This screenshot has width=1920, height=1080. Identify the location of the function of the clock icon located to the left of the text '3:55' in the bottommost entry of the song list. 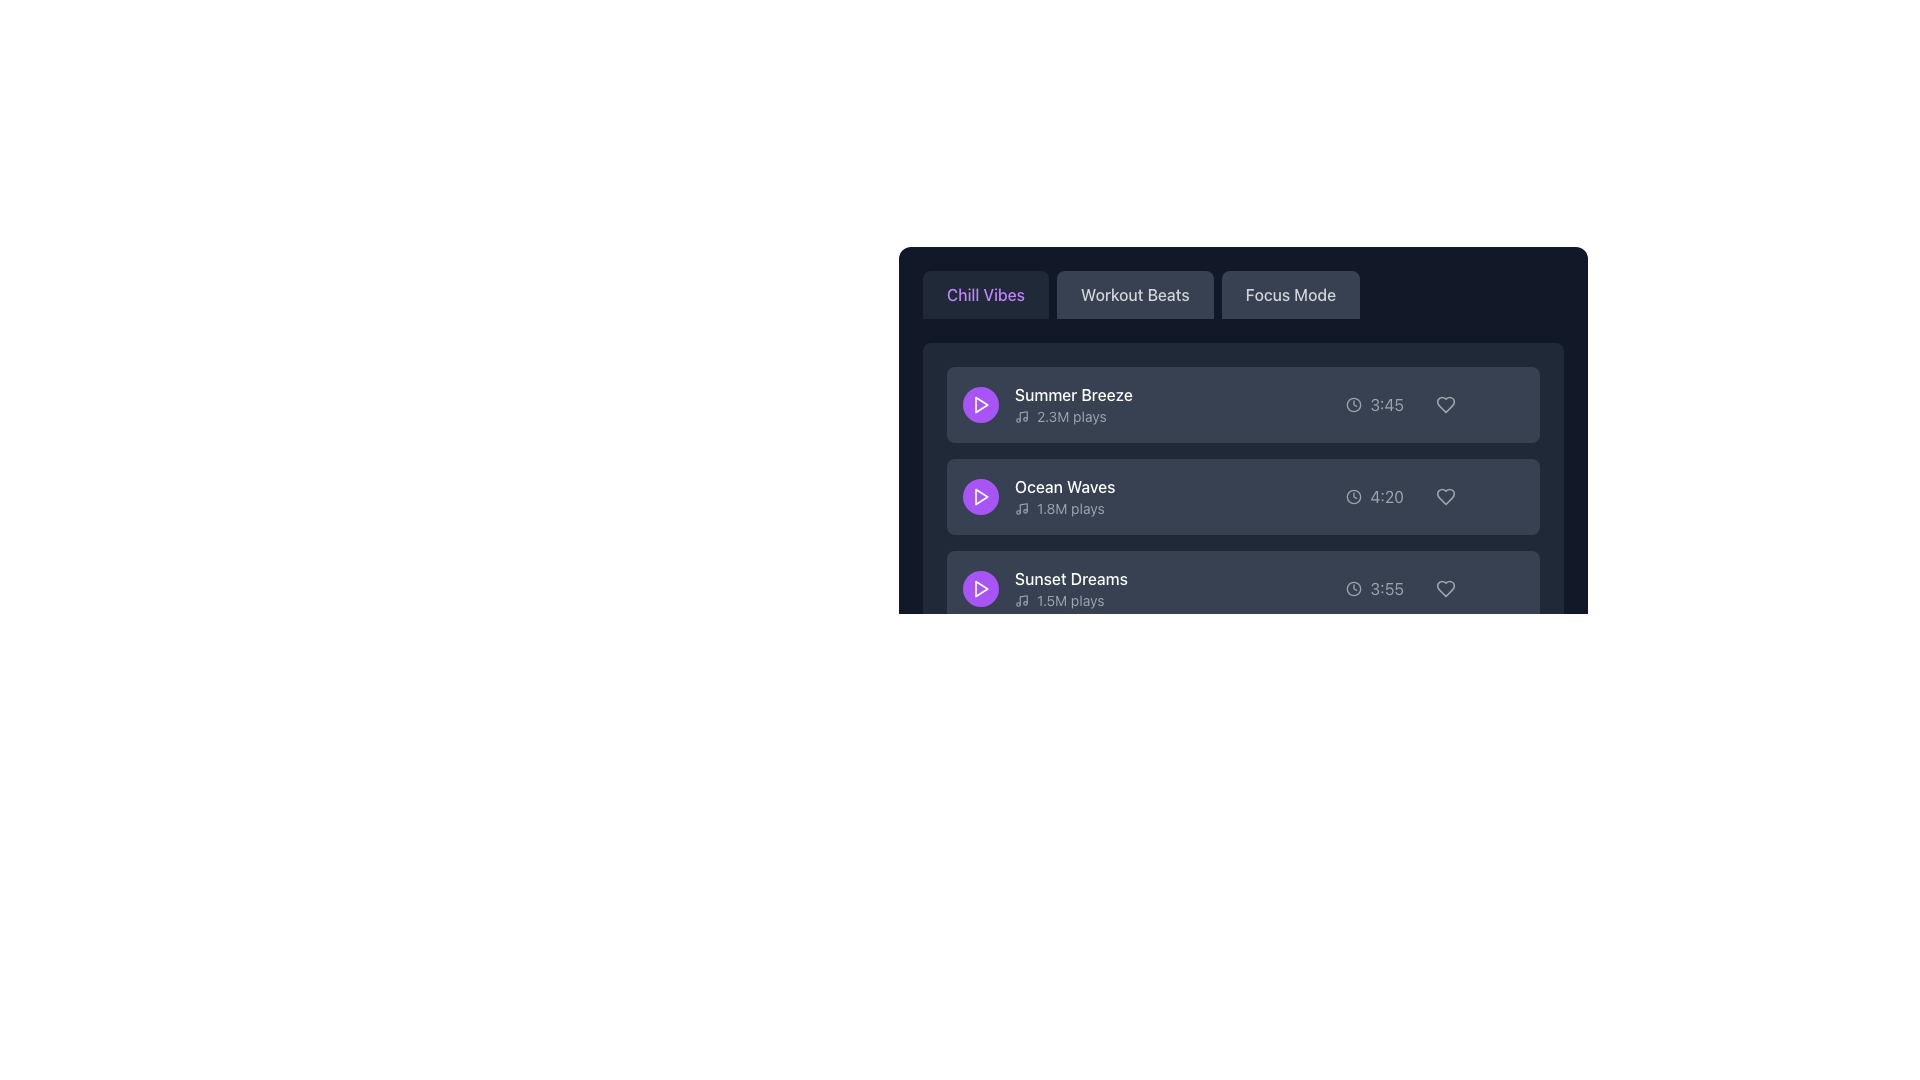
(1354, 588).